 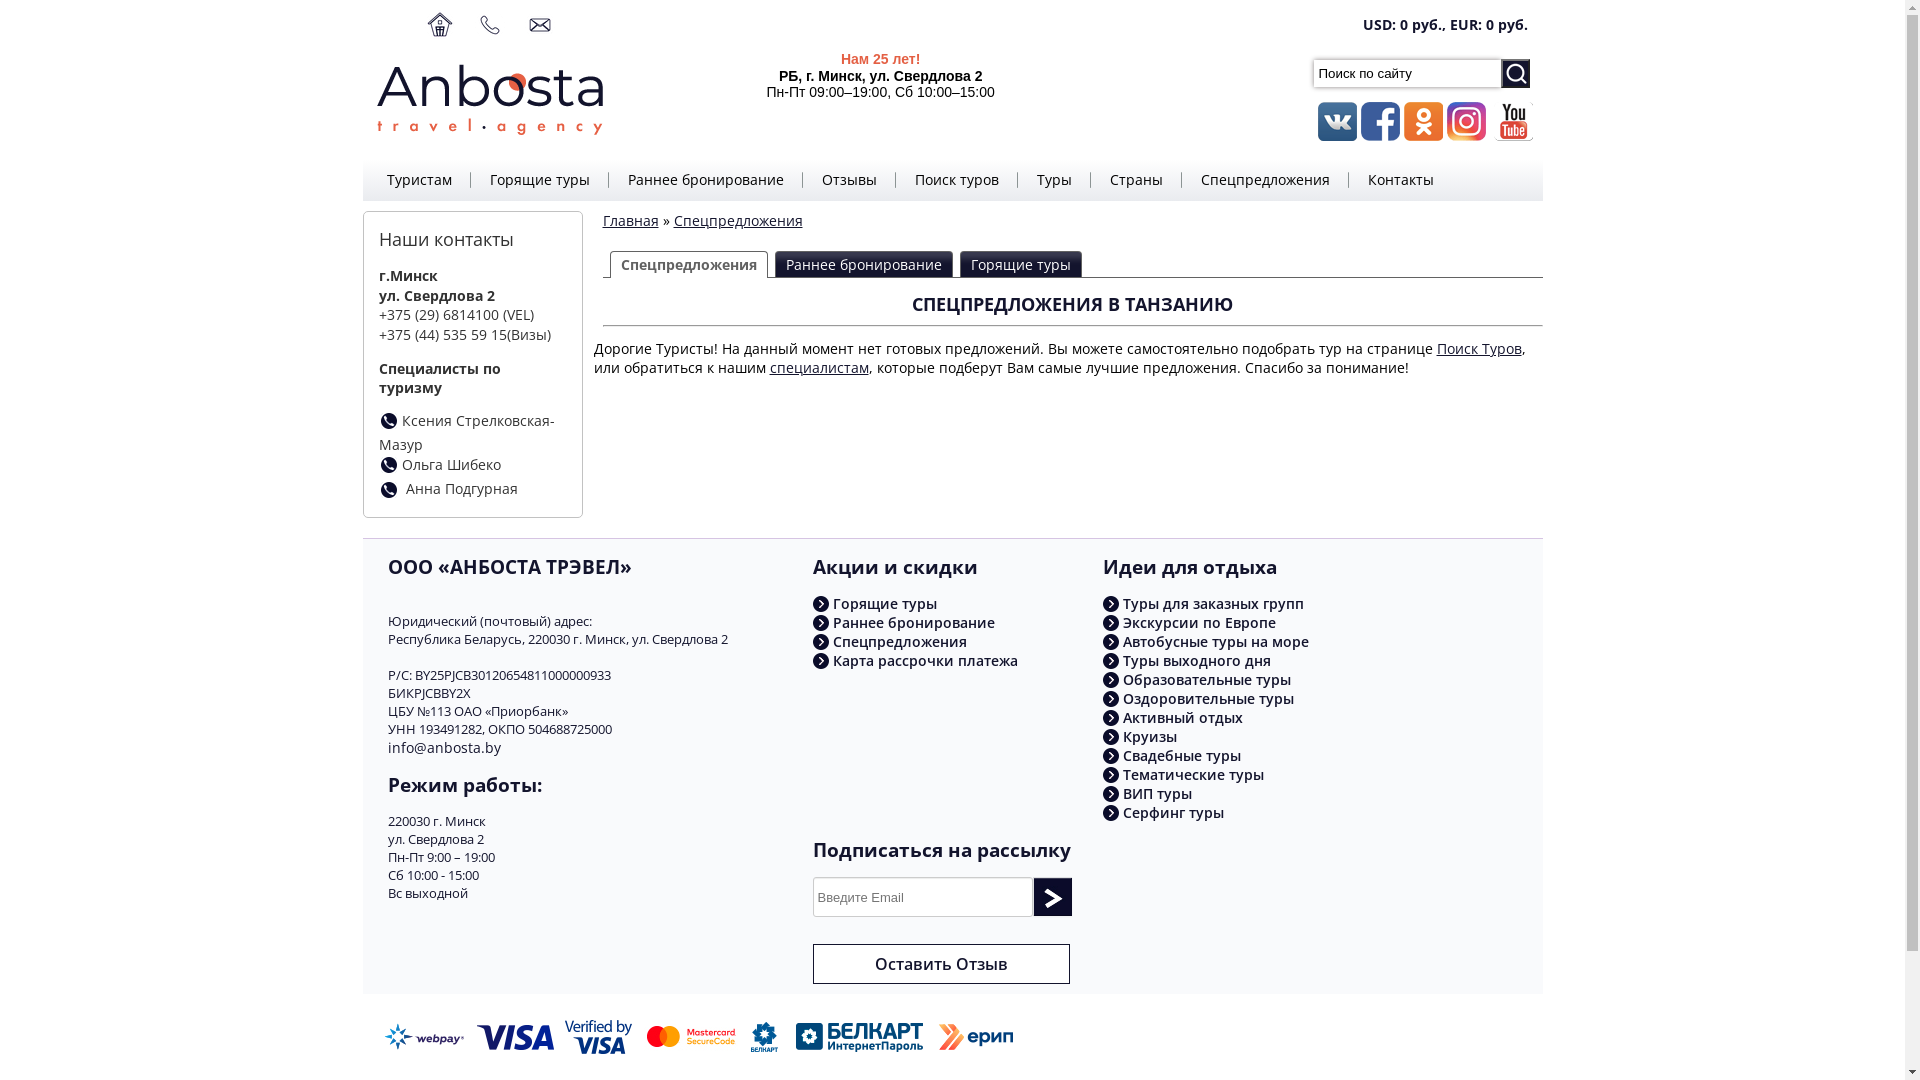 What do you see at coordinates (443, 747) in the screenshot?
I see `'info@anbosta.by'` at bounding box center [443, 747].